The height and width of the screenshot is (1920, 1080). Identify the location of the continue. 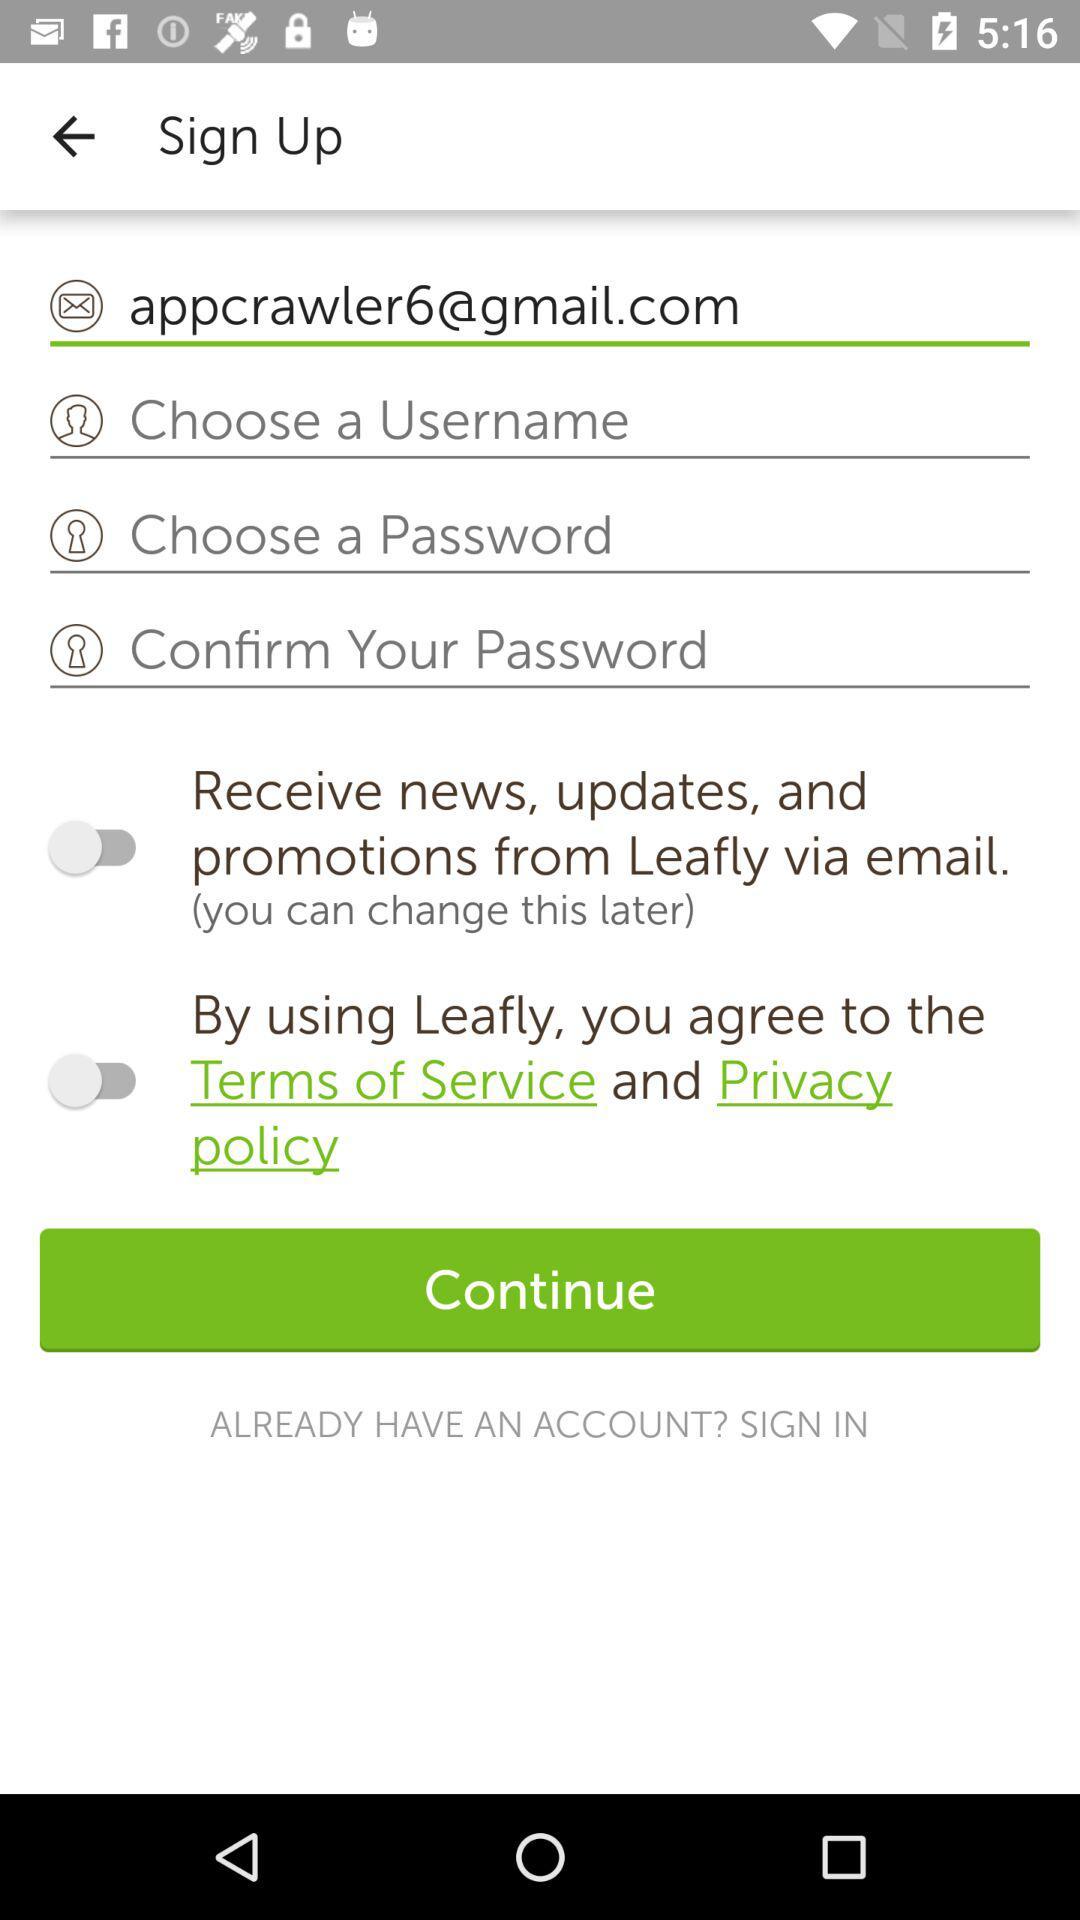
(540, 1290).